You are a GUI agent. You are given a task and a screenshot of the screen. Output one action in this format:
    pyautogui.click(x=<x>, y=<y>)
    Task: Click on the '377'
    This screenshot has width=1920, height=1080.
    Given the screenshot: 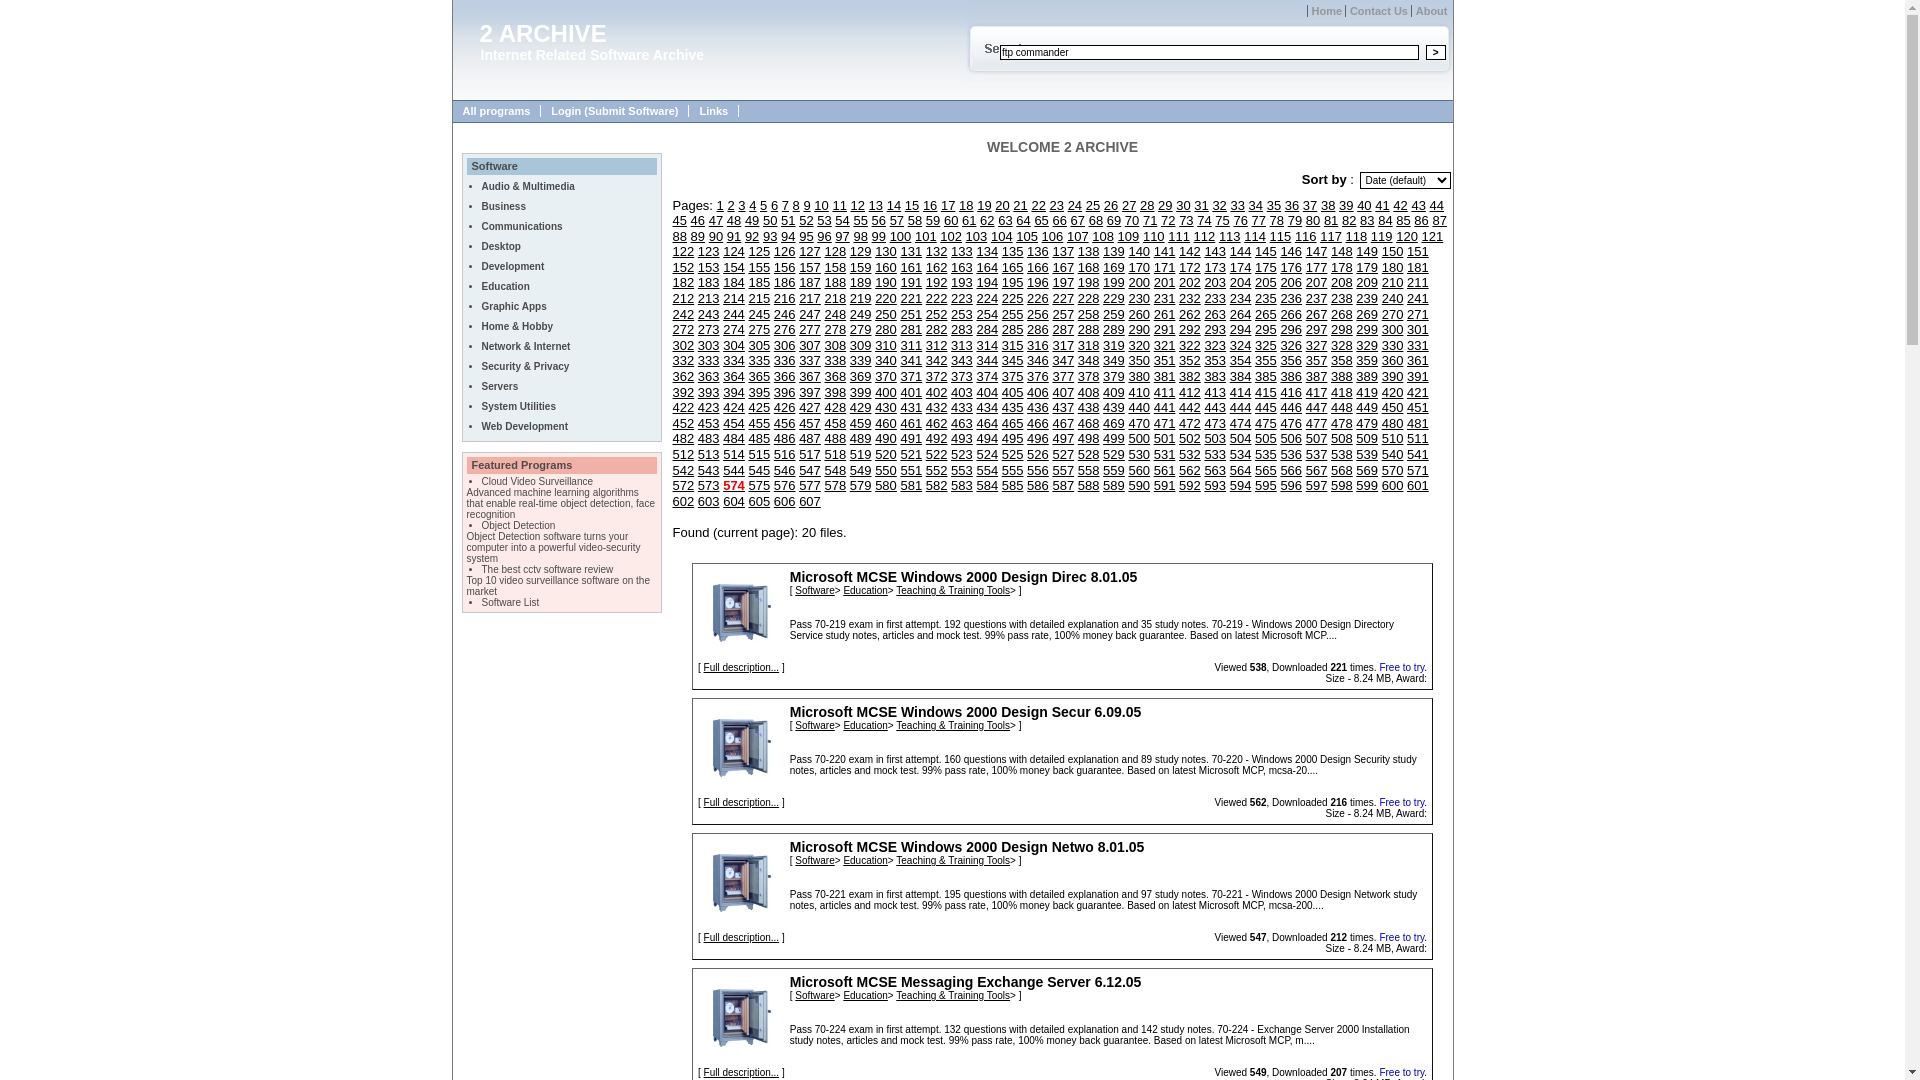 What is the action you would take?
    pyautogui.click(x=1061, y=376)
    